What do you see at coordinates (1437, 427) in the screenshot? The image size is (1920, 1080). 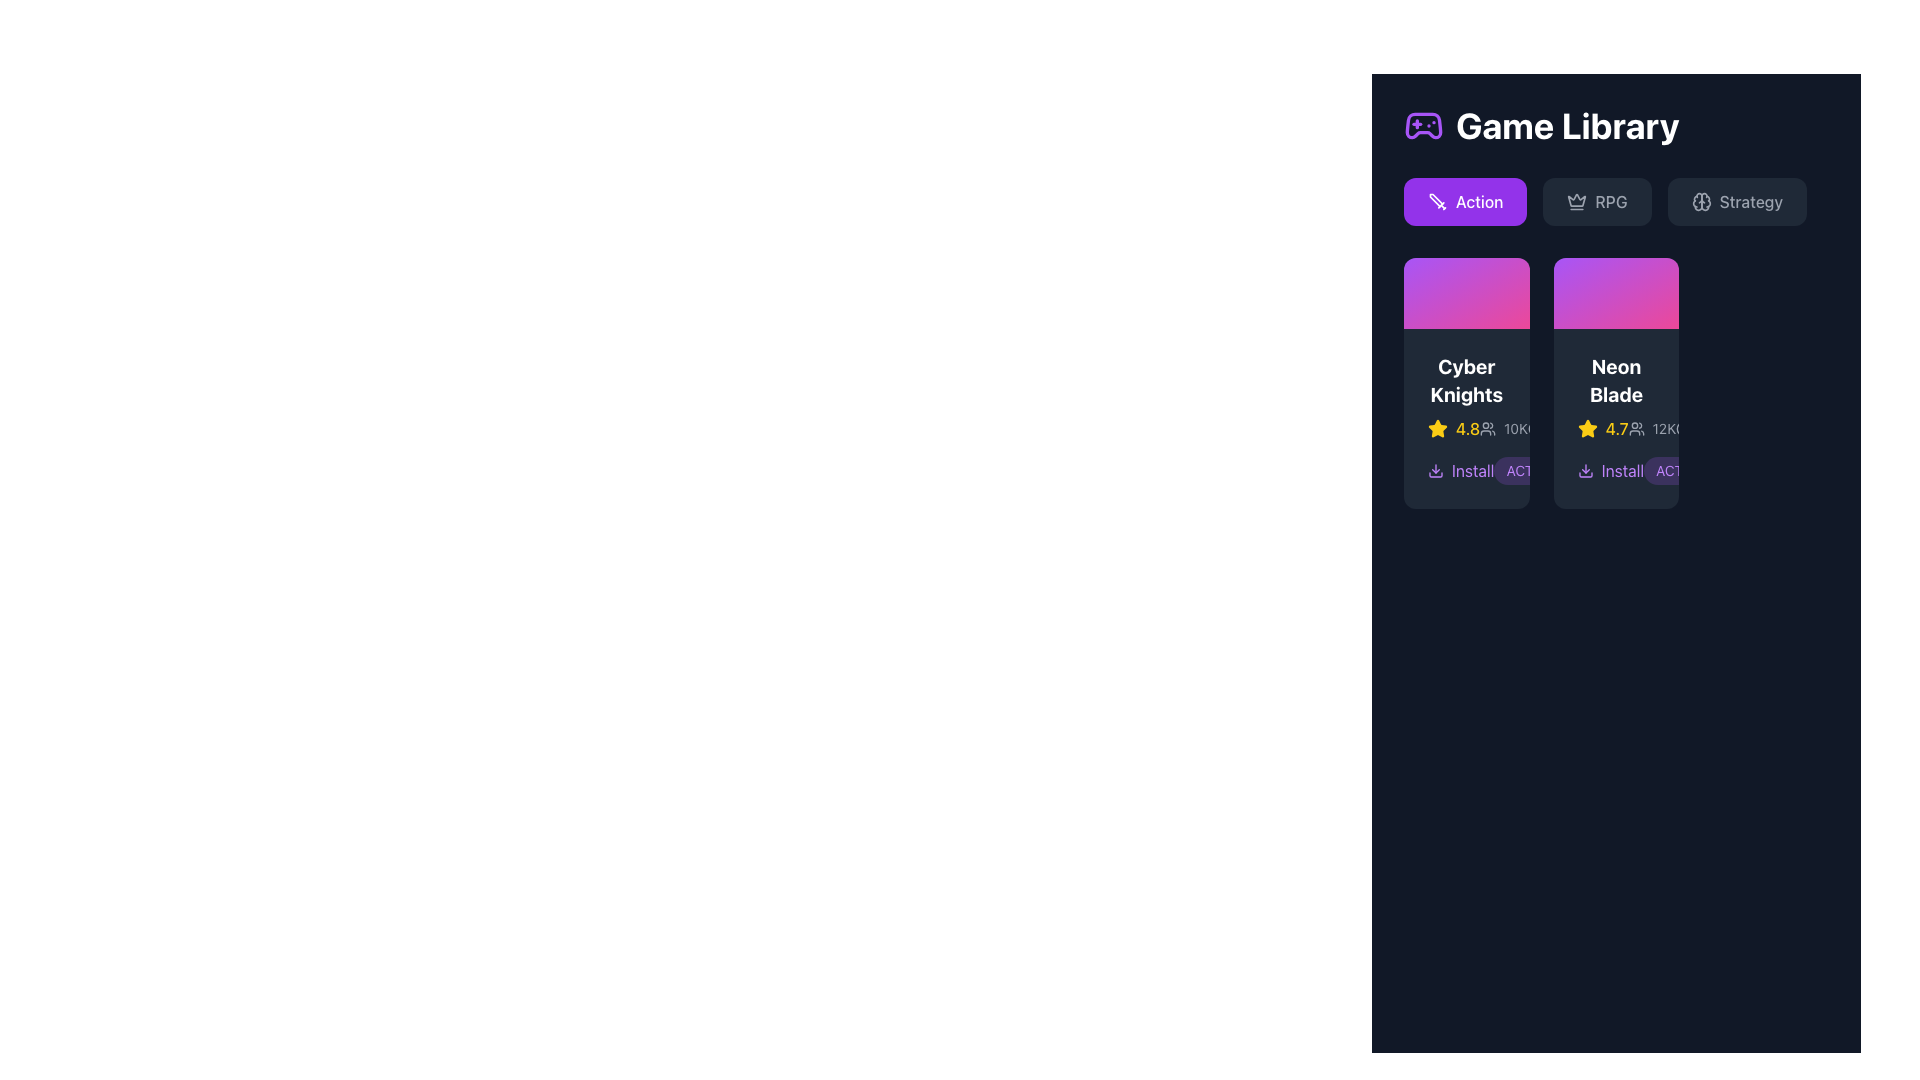 I see `the rating icon representing a score of 4.8 in the 'Cyber Knights' card located in the game library` at bounding box center [1437, 427].